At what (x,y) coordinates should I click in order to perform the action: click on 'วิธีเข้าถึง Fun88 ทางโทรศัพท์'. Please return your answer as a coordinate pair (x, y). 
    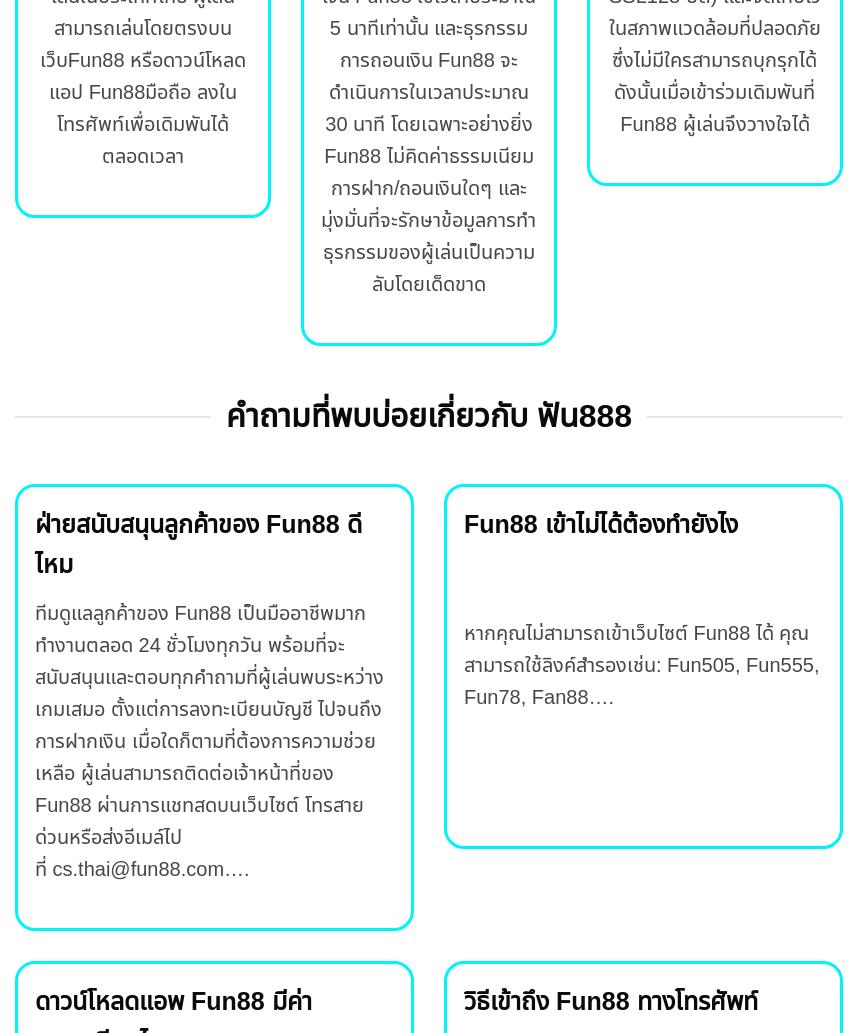
    Looking at the image, I should click on (610, 999).